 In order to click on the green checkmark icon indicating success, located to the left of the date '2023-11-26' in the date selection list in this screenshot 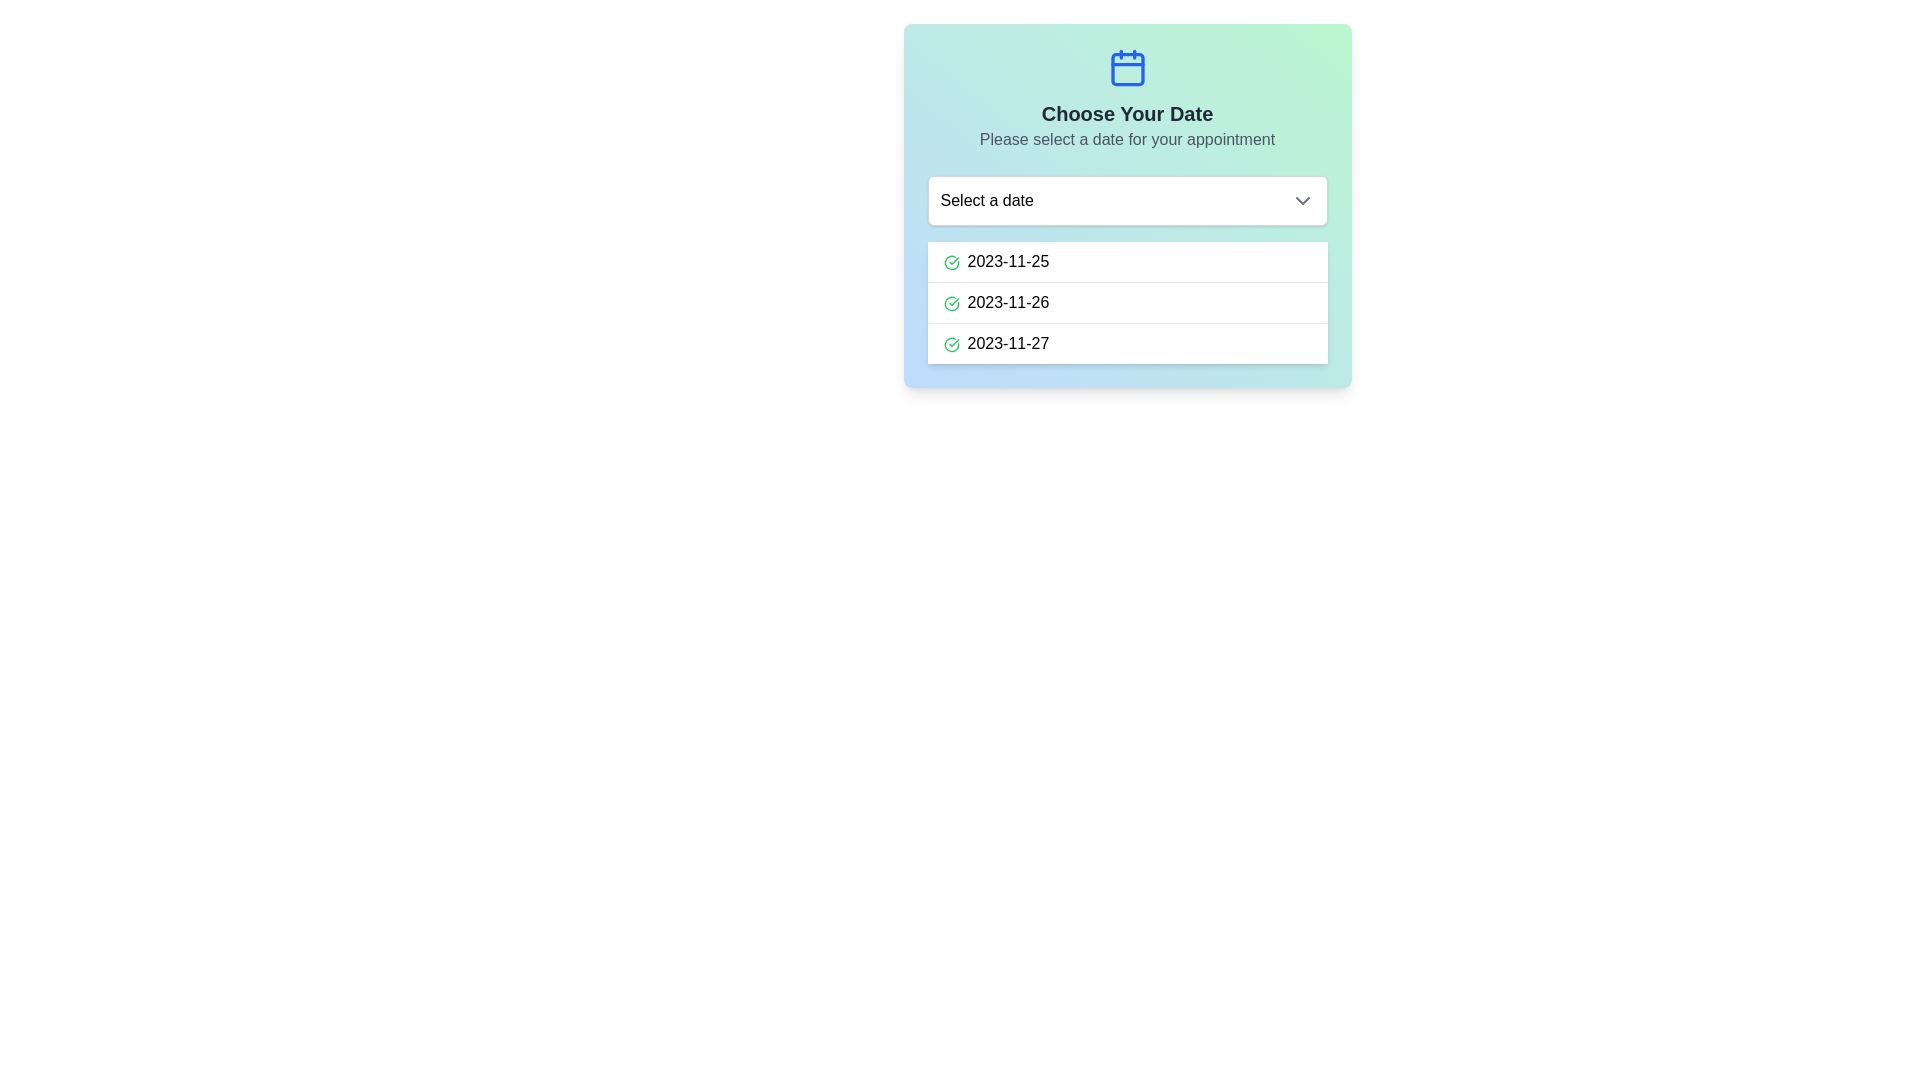, I will do `click(950, 303)`.